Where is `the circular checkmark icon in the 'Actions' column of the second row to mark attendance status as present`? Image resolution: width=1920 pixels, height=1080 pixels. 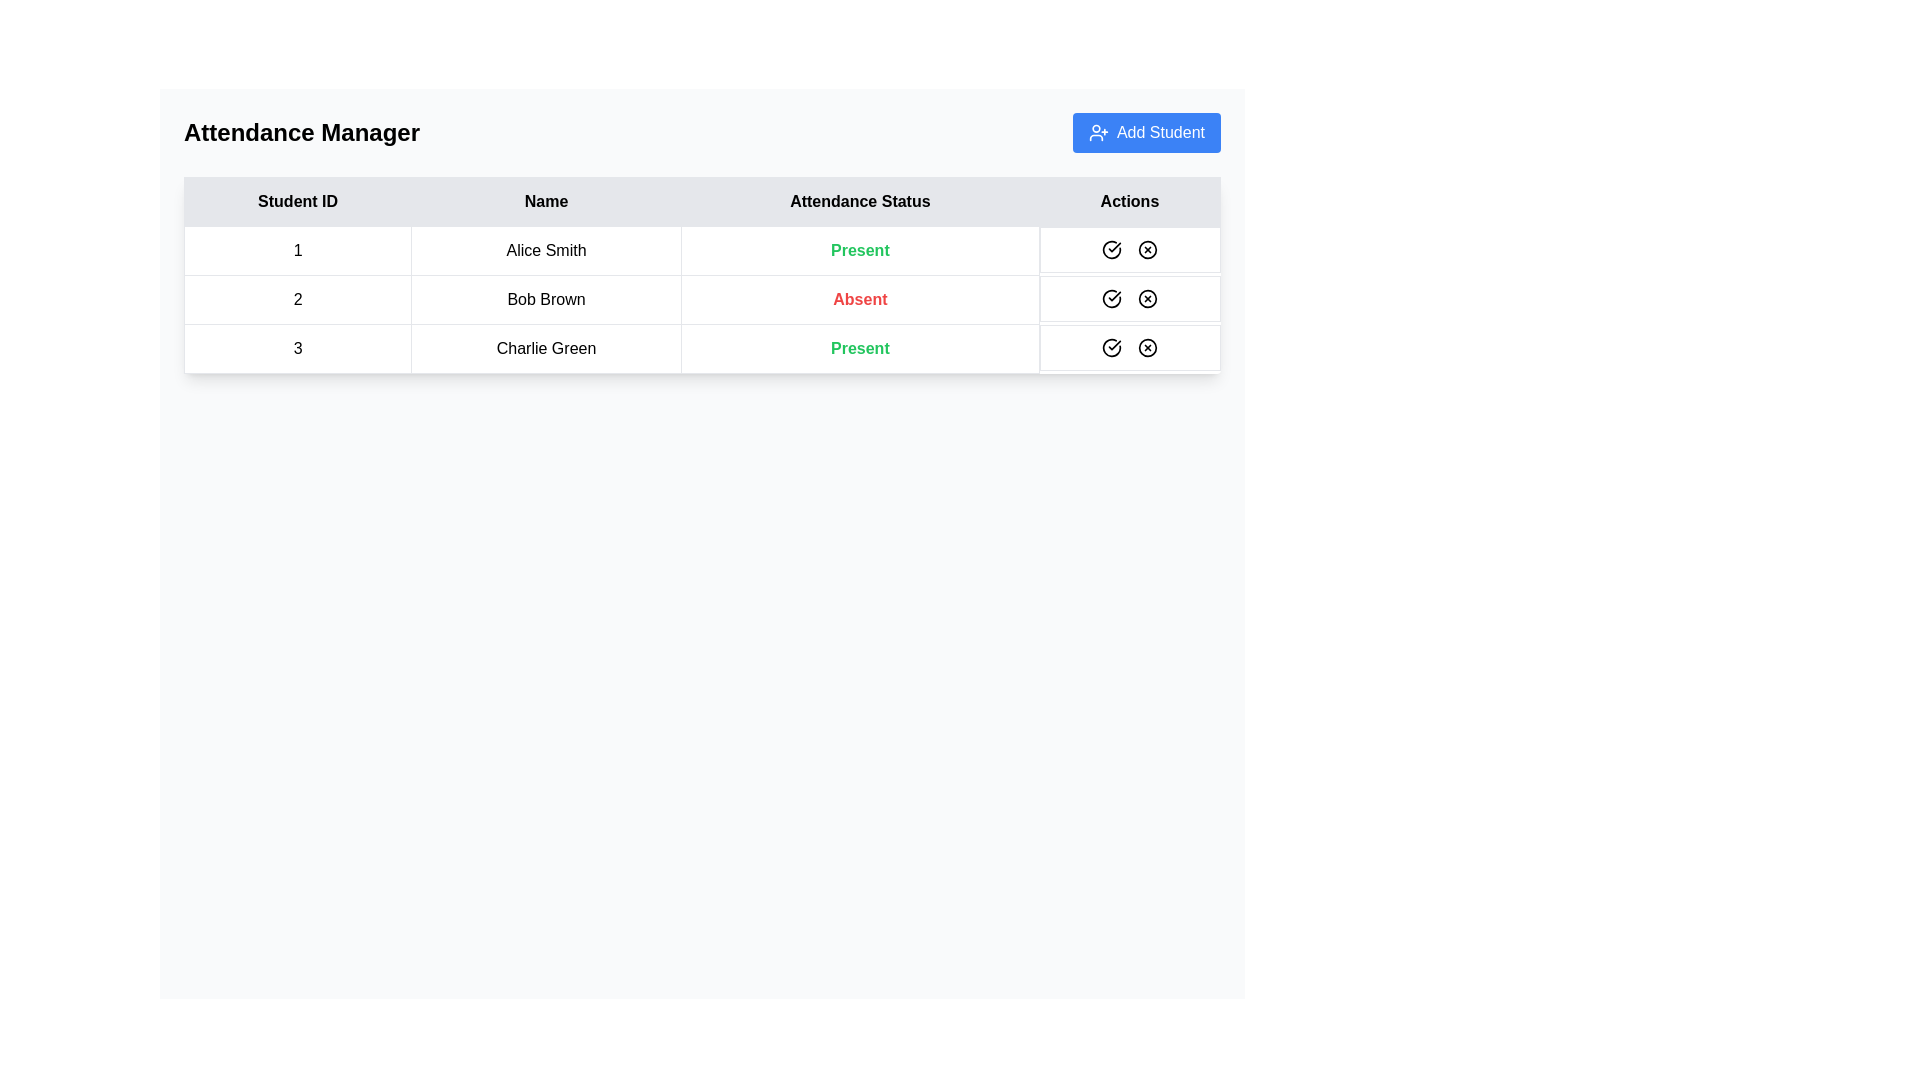
the circular checkmark icon in the 'Actions' column of the second row to mark attendance status as present is located at coordinates (1111, 298).